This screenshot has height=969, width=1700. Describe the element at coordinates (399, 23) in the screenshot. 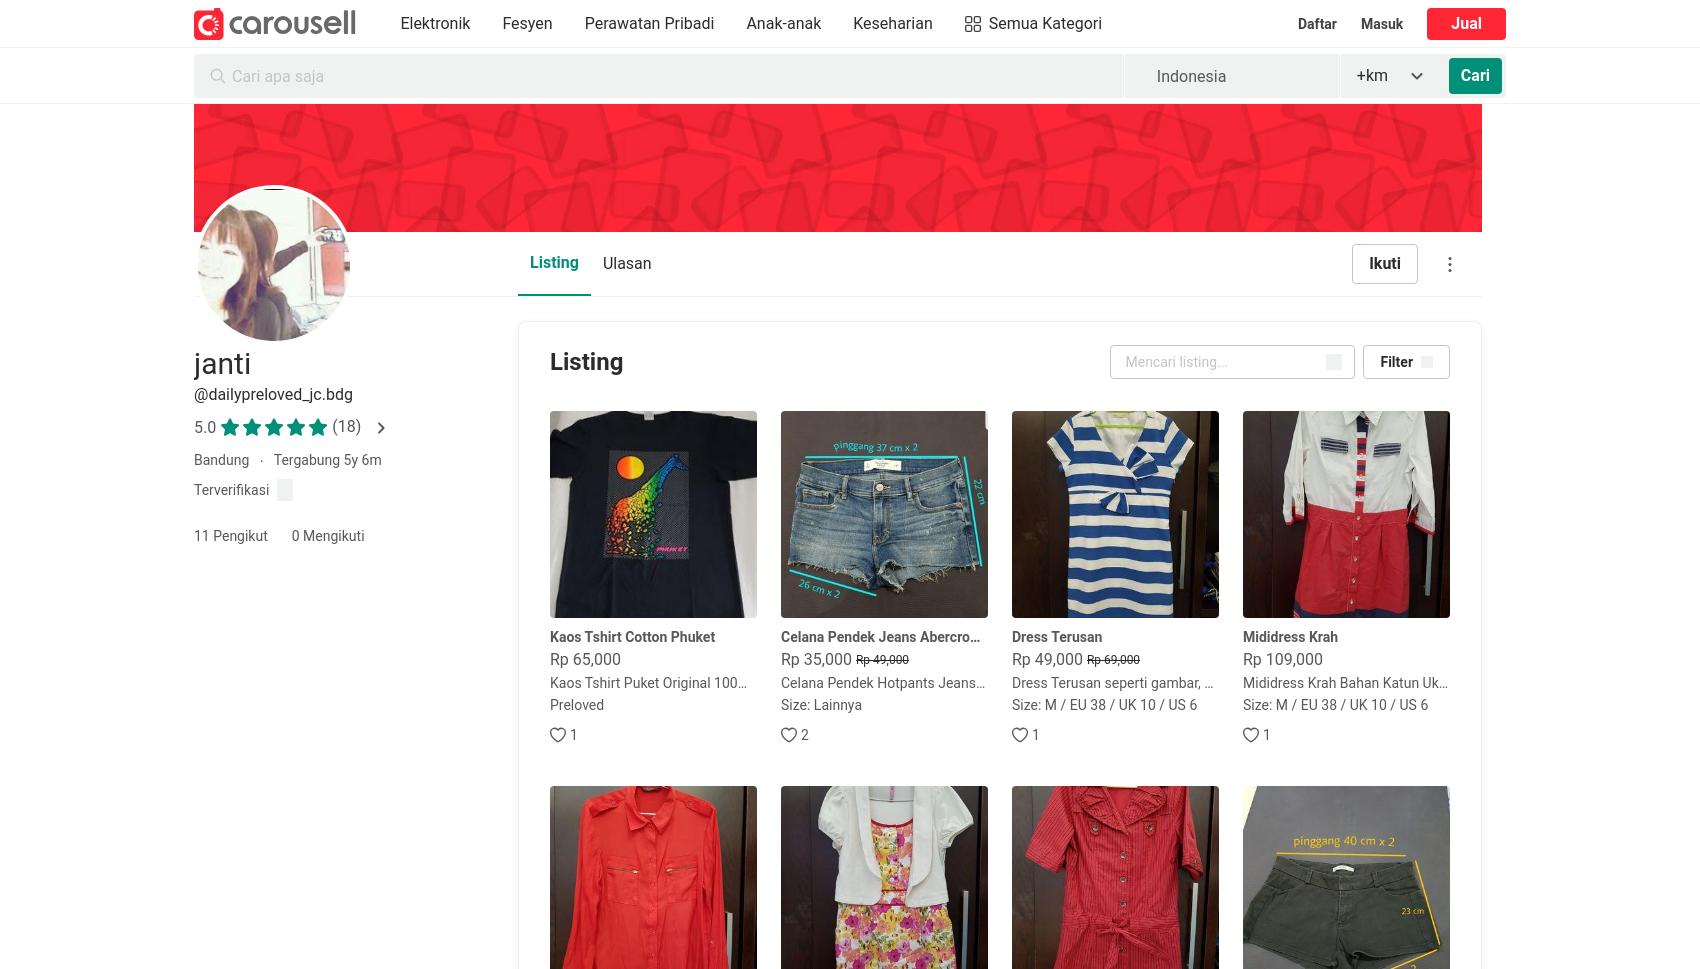

I see `'Elektronik'` at that location.